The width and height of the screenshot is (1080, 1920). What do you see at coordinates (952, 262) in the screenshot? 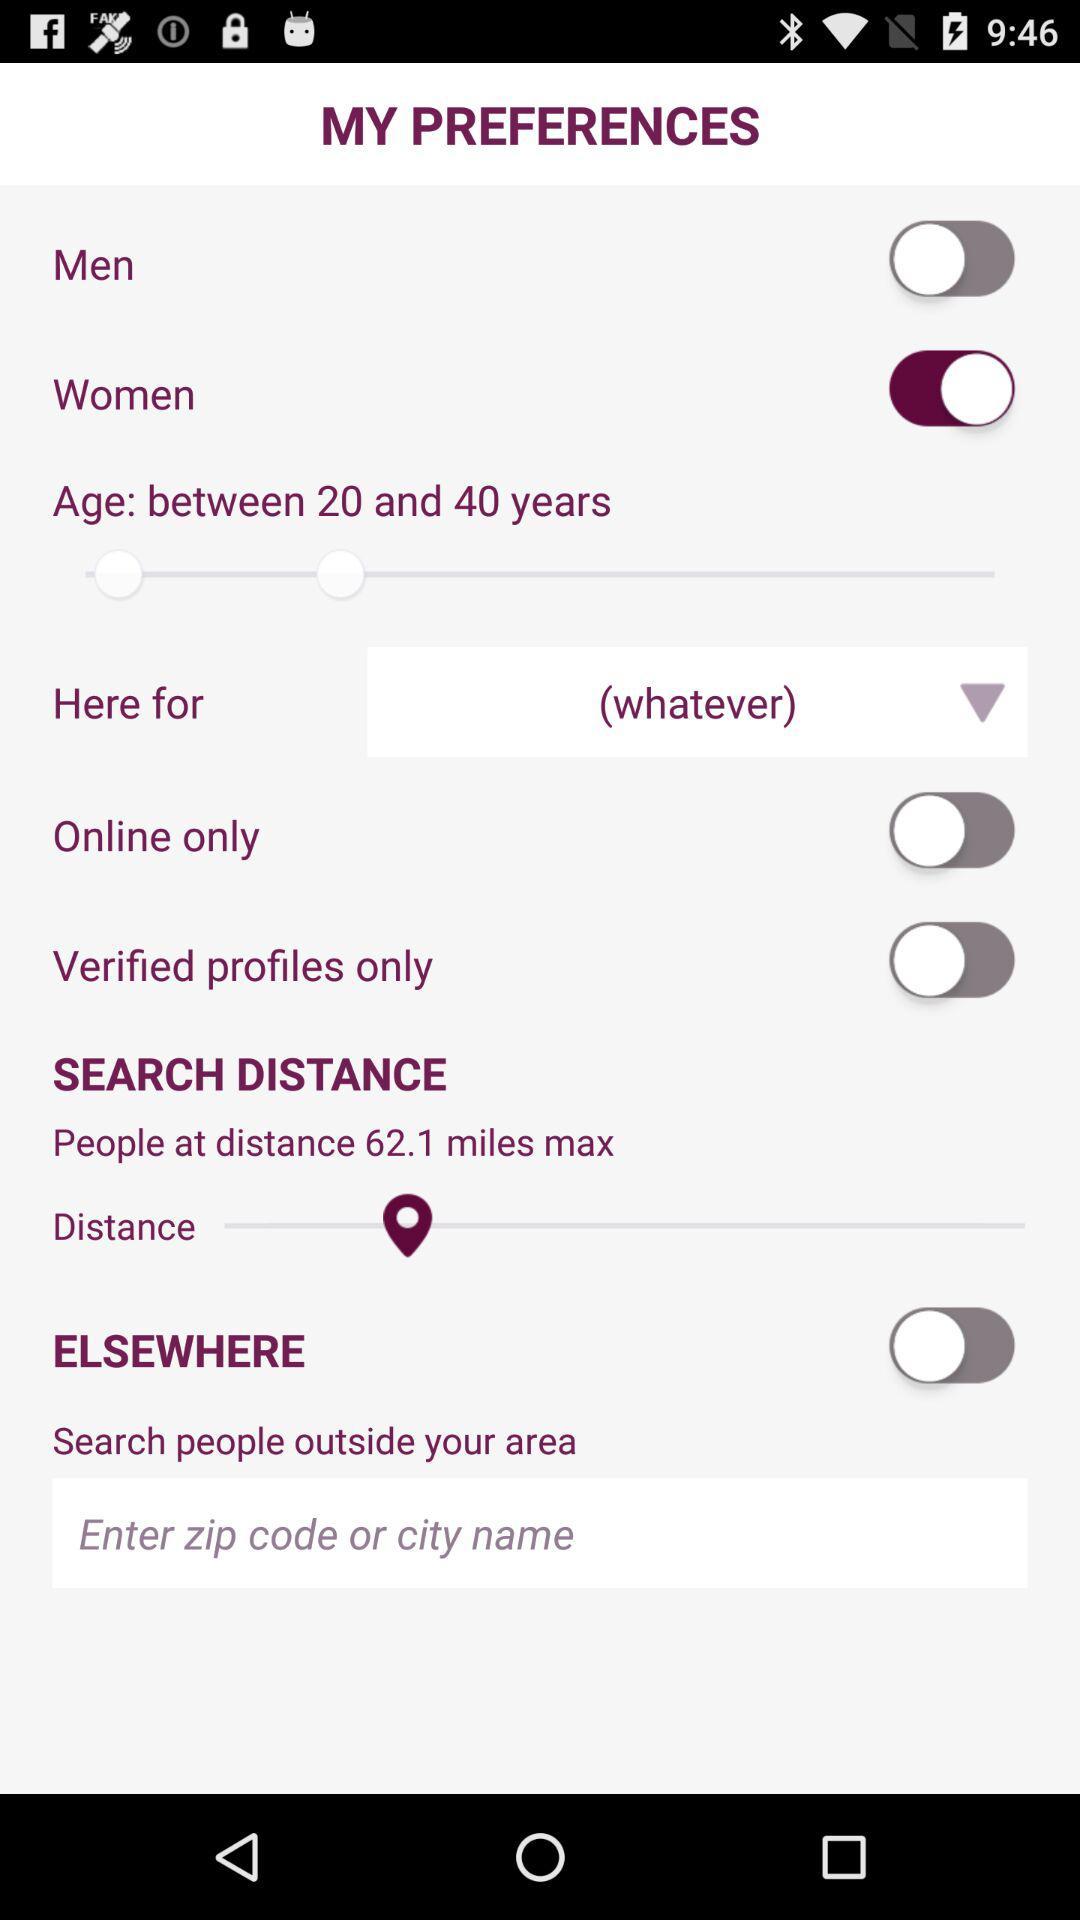
I see `gender option` at bounding box center [952, 262].